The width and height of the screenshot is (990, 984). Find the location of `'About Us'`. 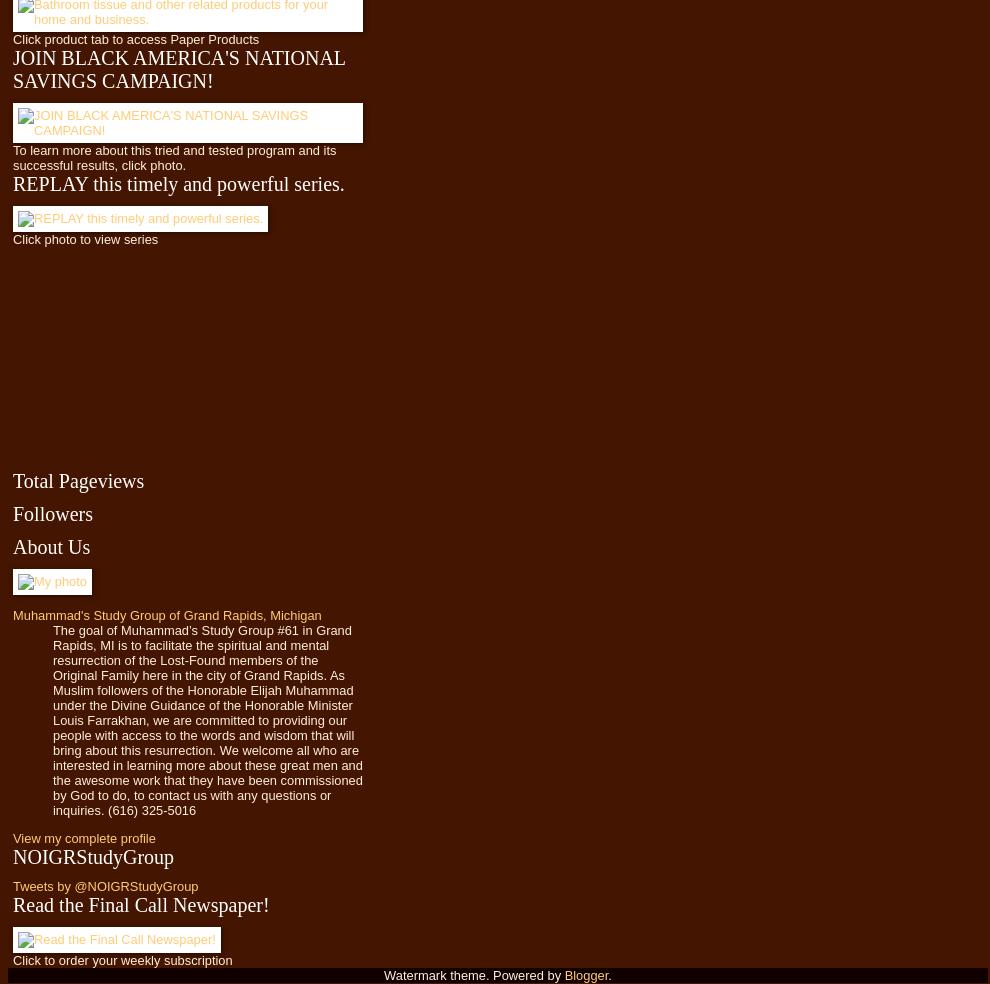

'About Us' is located at coordinates (11, 545).